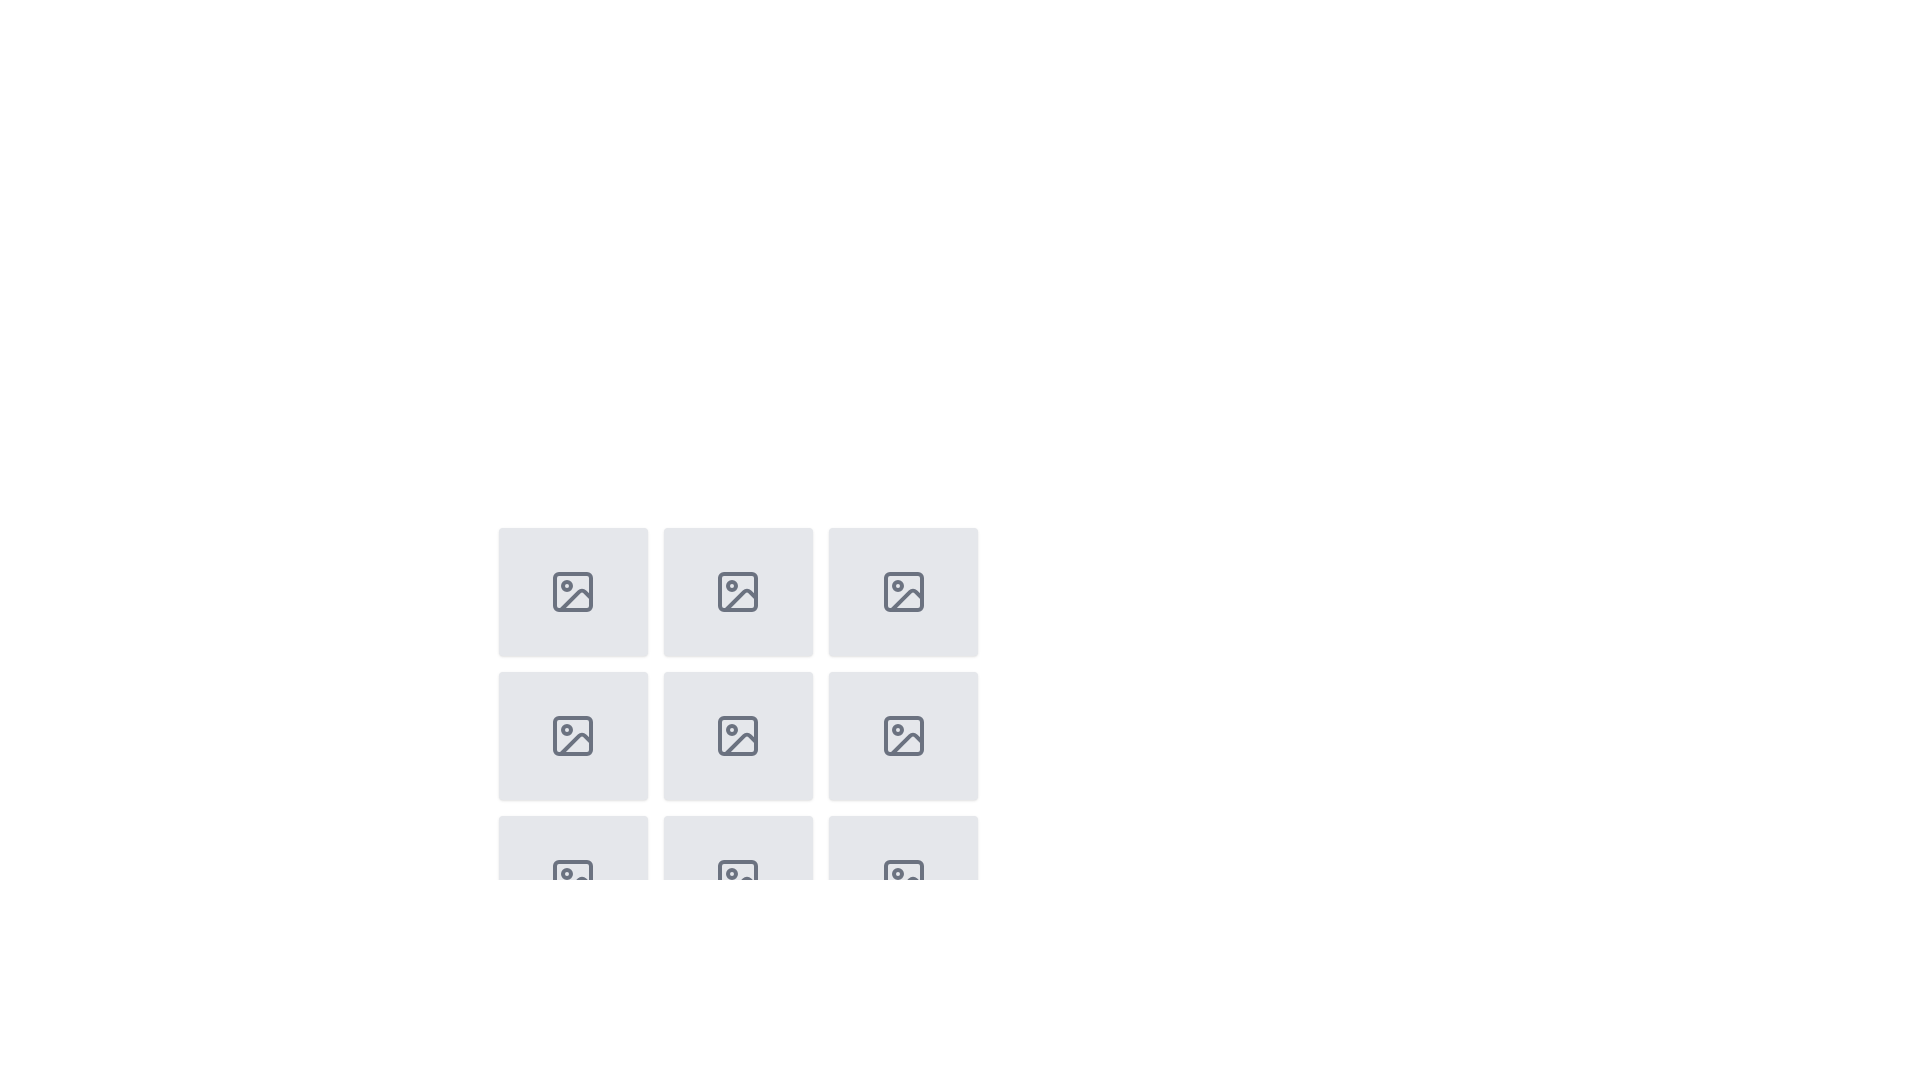  I want to click on the image placeholder component, which is a gray rectangle with a centered icon, so click(737, 763).